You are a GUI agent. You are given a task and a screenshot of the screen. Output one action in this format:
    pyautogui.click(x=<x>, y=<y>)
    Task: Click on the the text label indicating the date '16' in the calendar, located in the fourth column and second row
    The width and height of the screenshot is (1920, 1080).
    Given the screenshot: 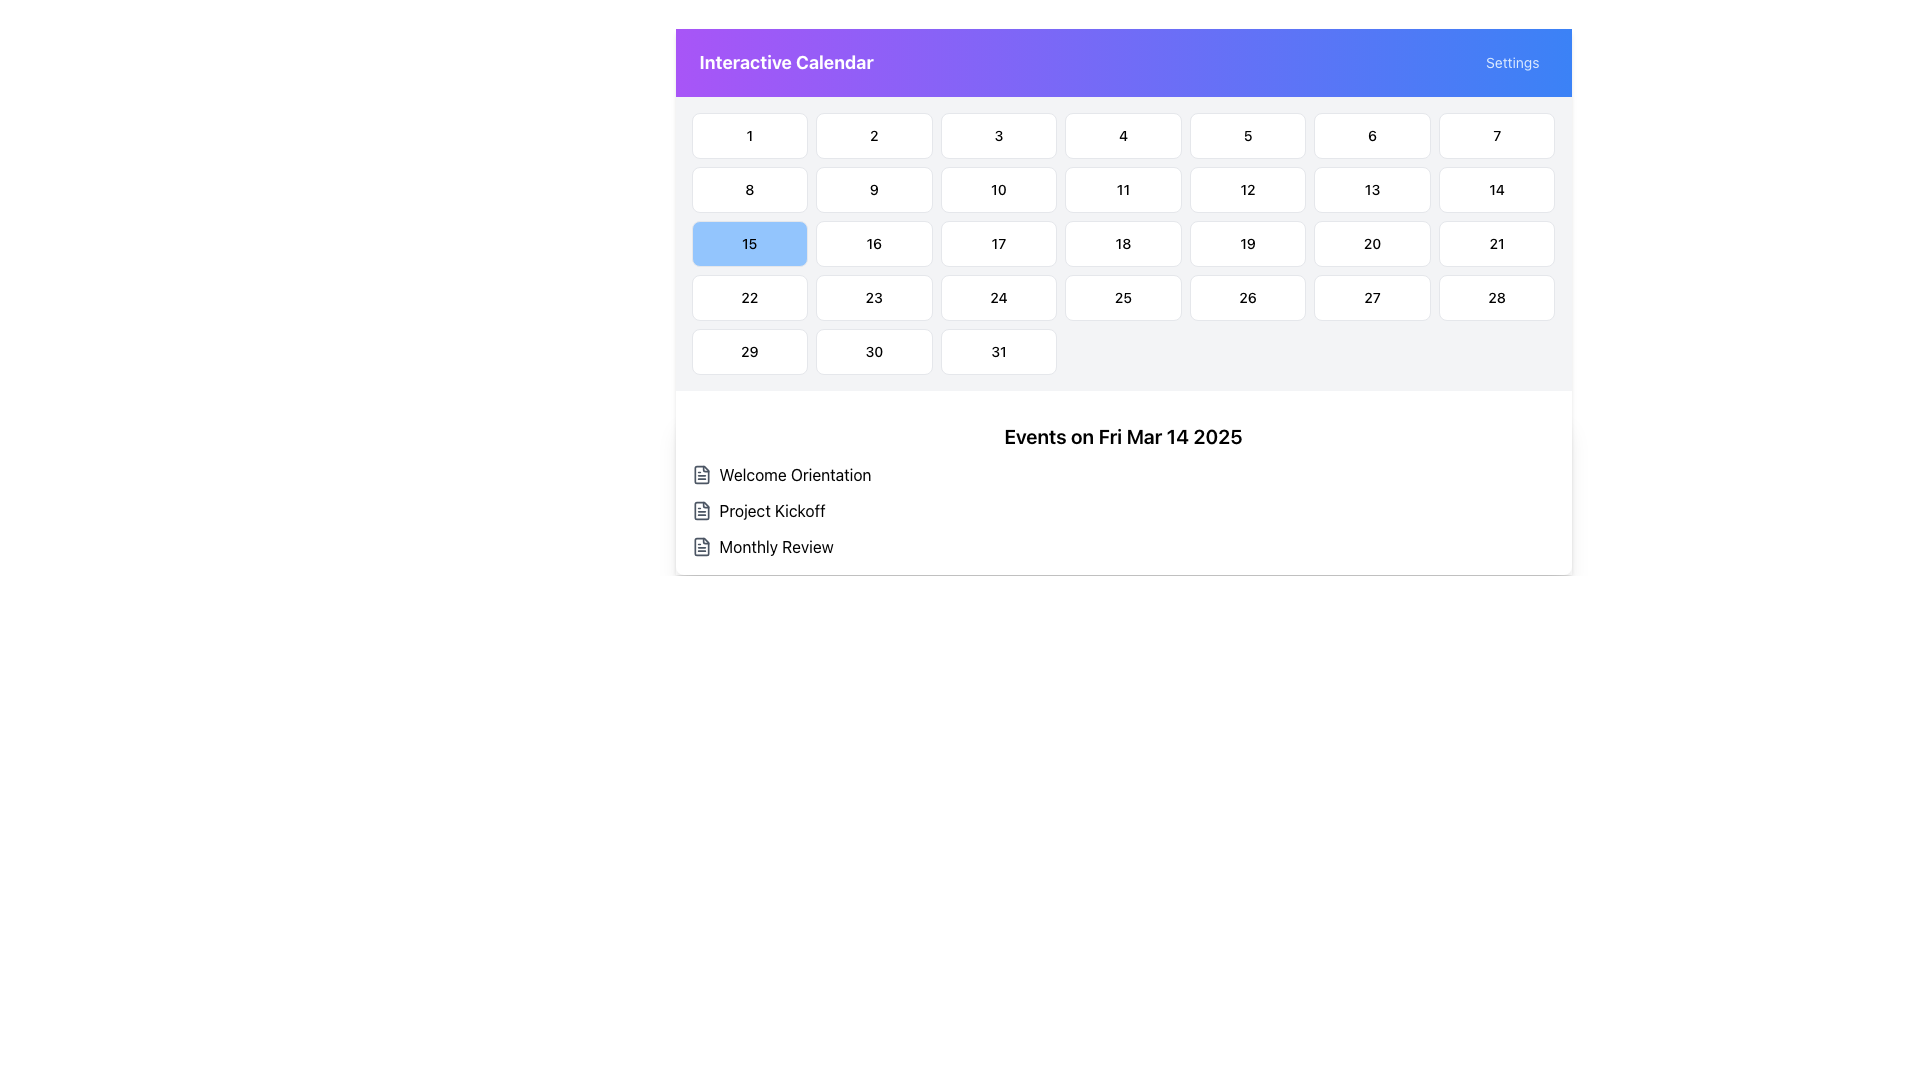 What is the action you would take?
    pyautogui.click(x=874, y=242)
    